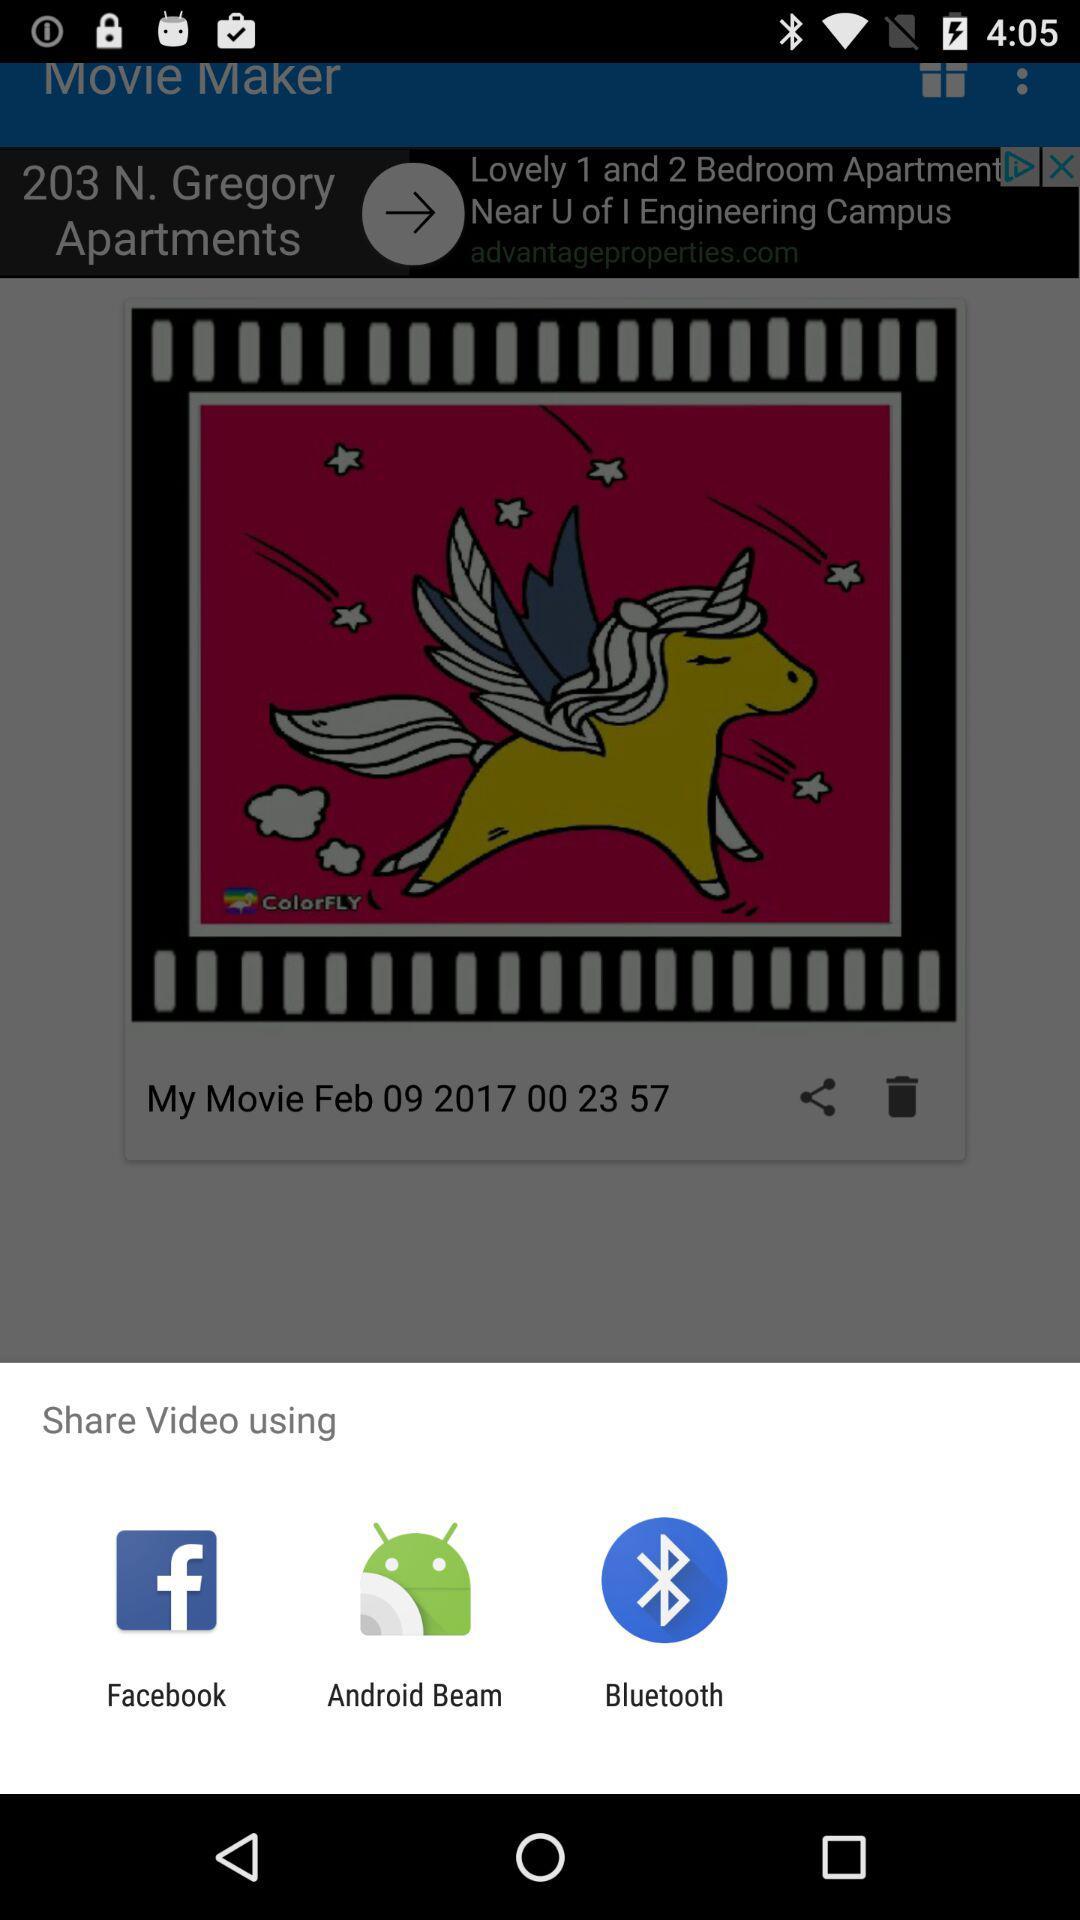  Describe the element at coordinates (414, 1711) in the screenshot. I see `android beam` at that location.